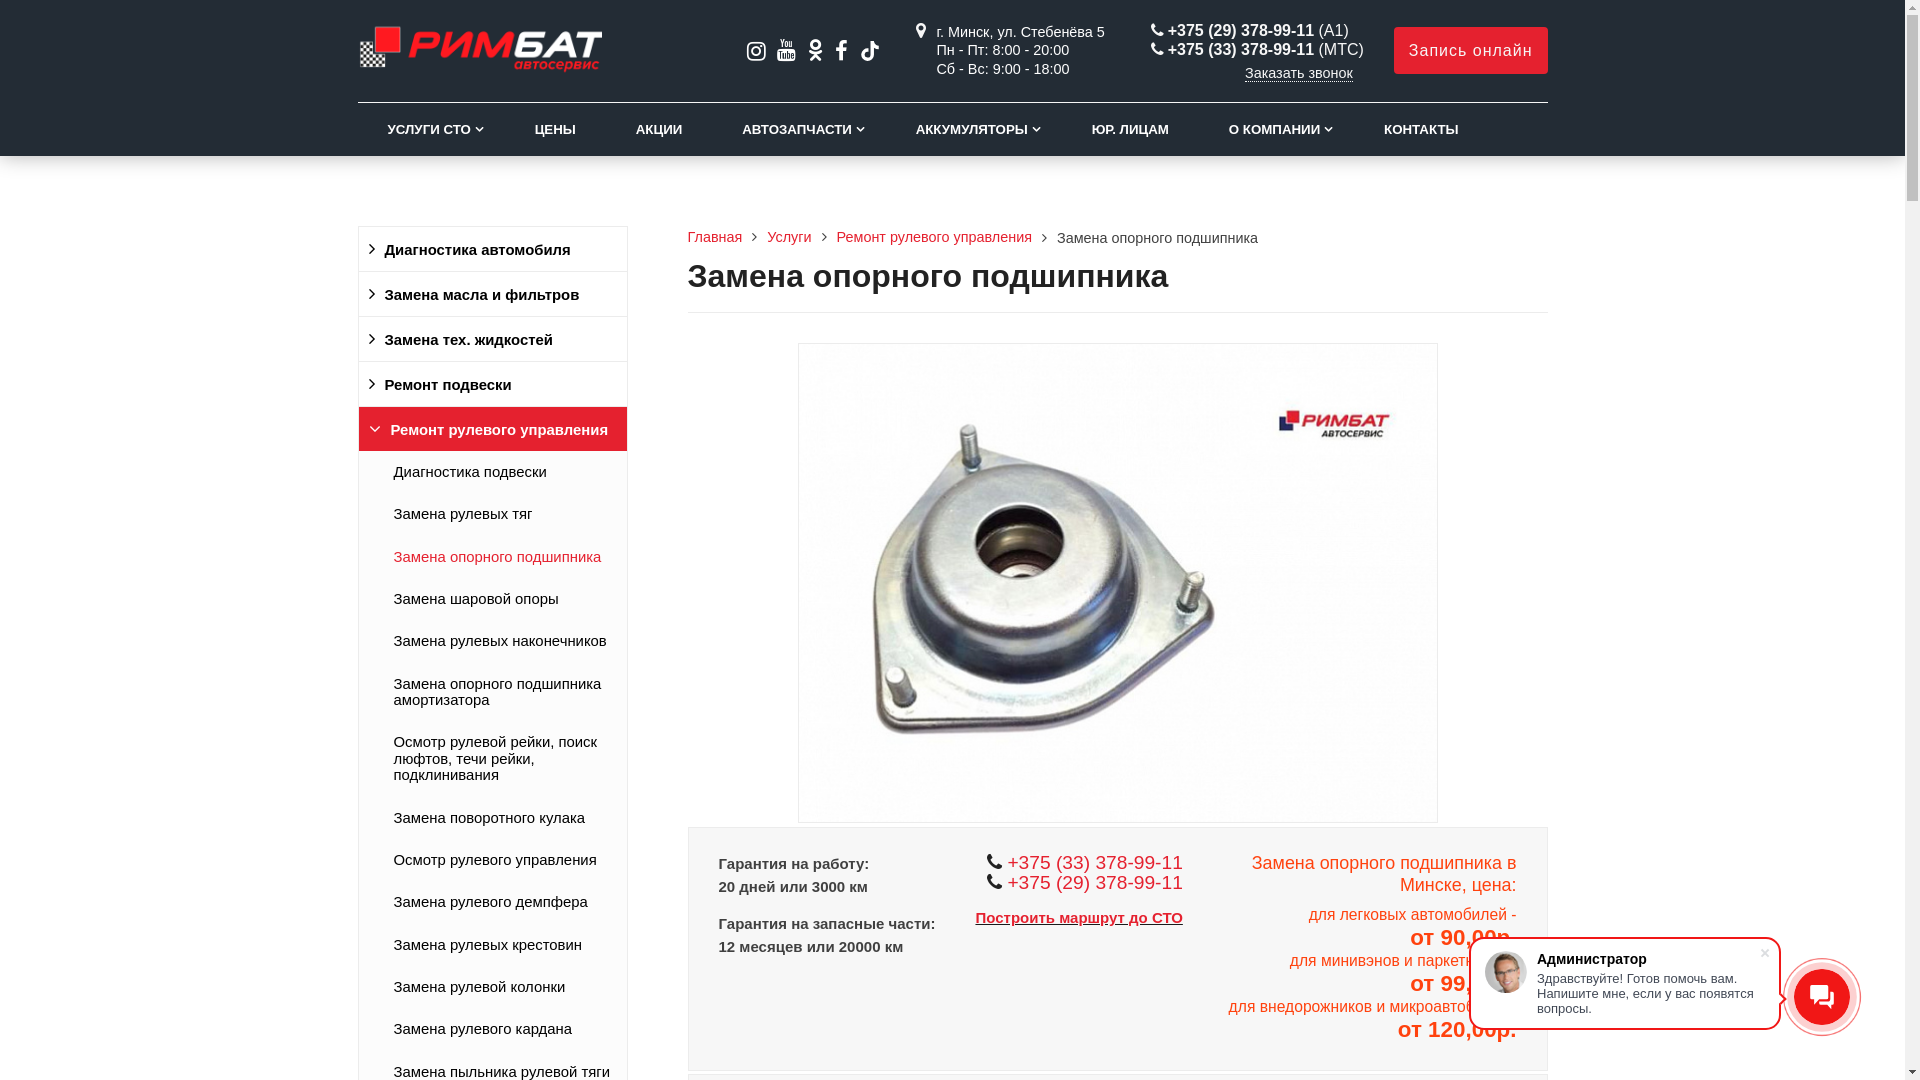 The height and width of the screenshot is (1080, 1920). Describe the element at coordinates (1240, 30) in the screenshot. I see `'+375 (29) 378-99-11'` at that location.